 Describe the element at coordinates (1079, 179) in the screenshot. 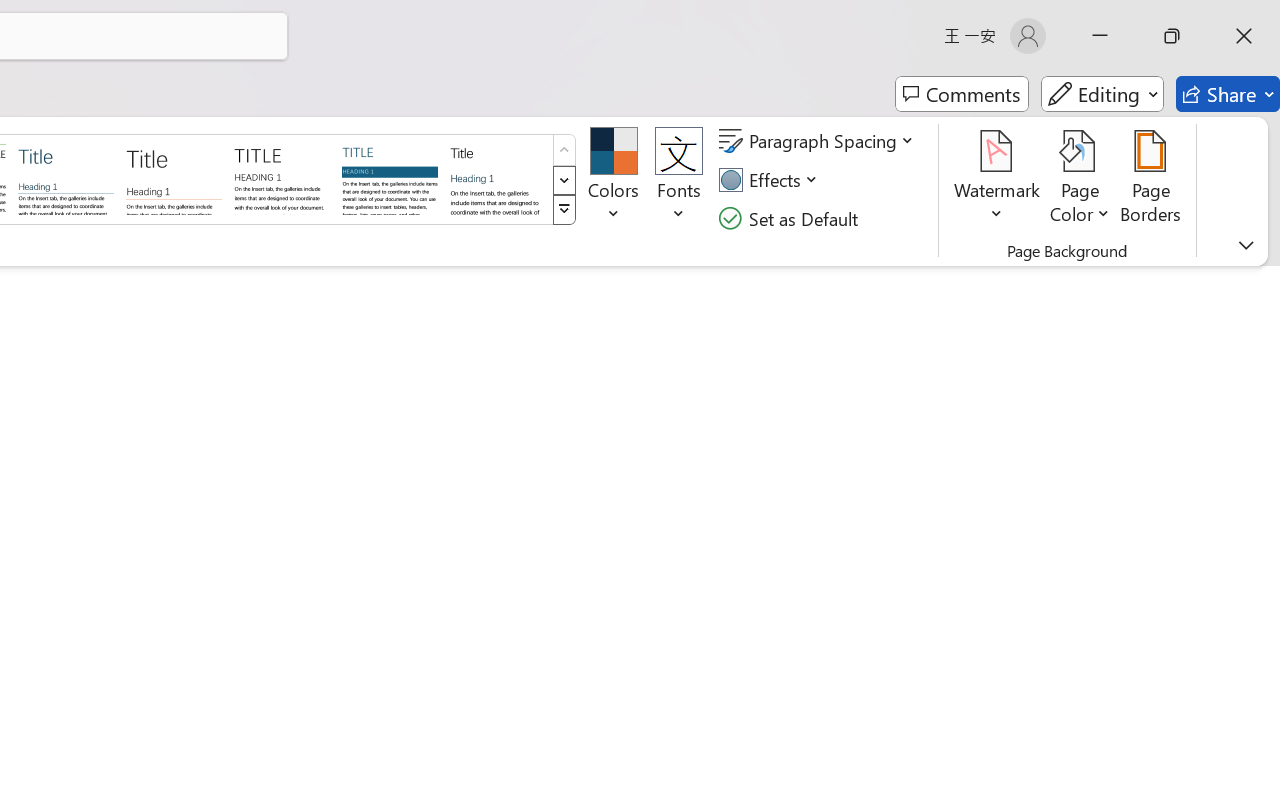

I see `'Page Color'` at that location.